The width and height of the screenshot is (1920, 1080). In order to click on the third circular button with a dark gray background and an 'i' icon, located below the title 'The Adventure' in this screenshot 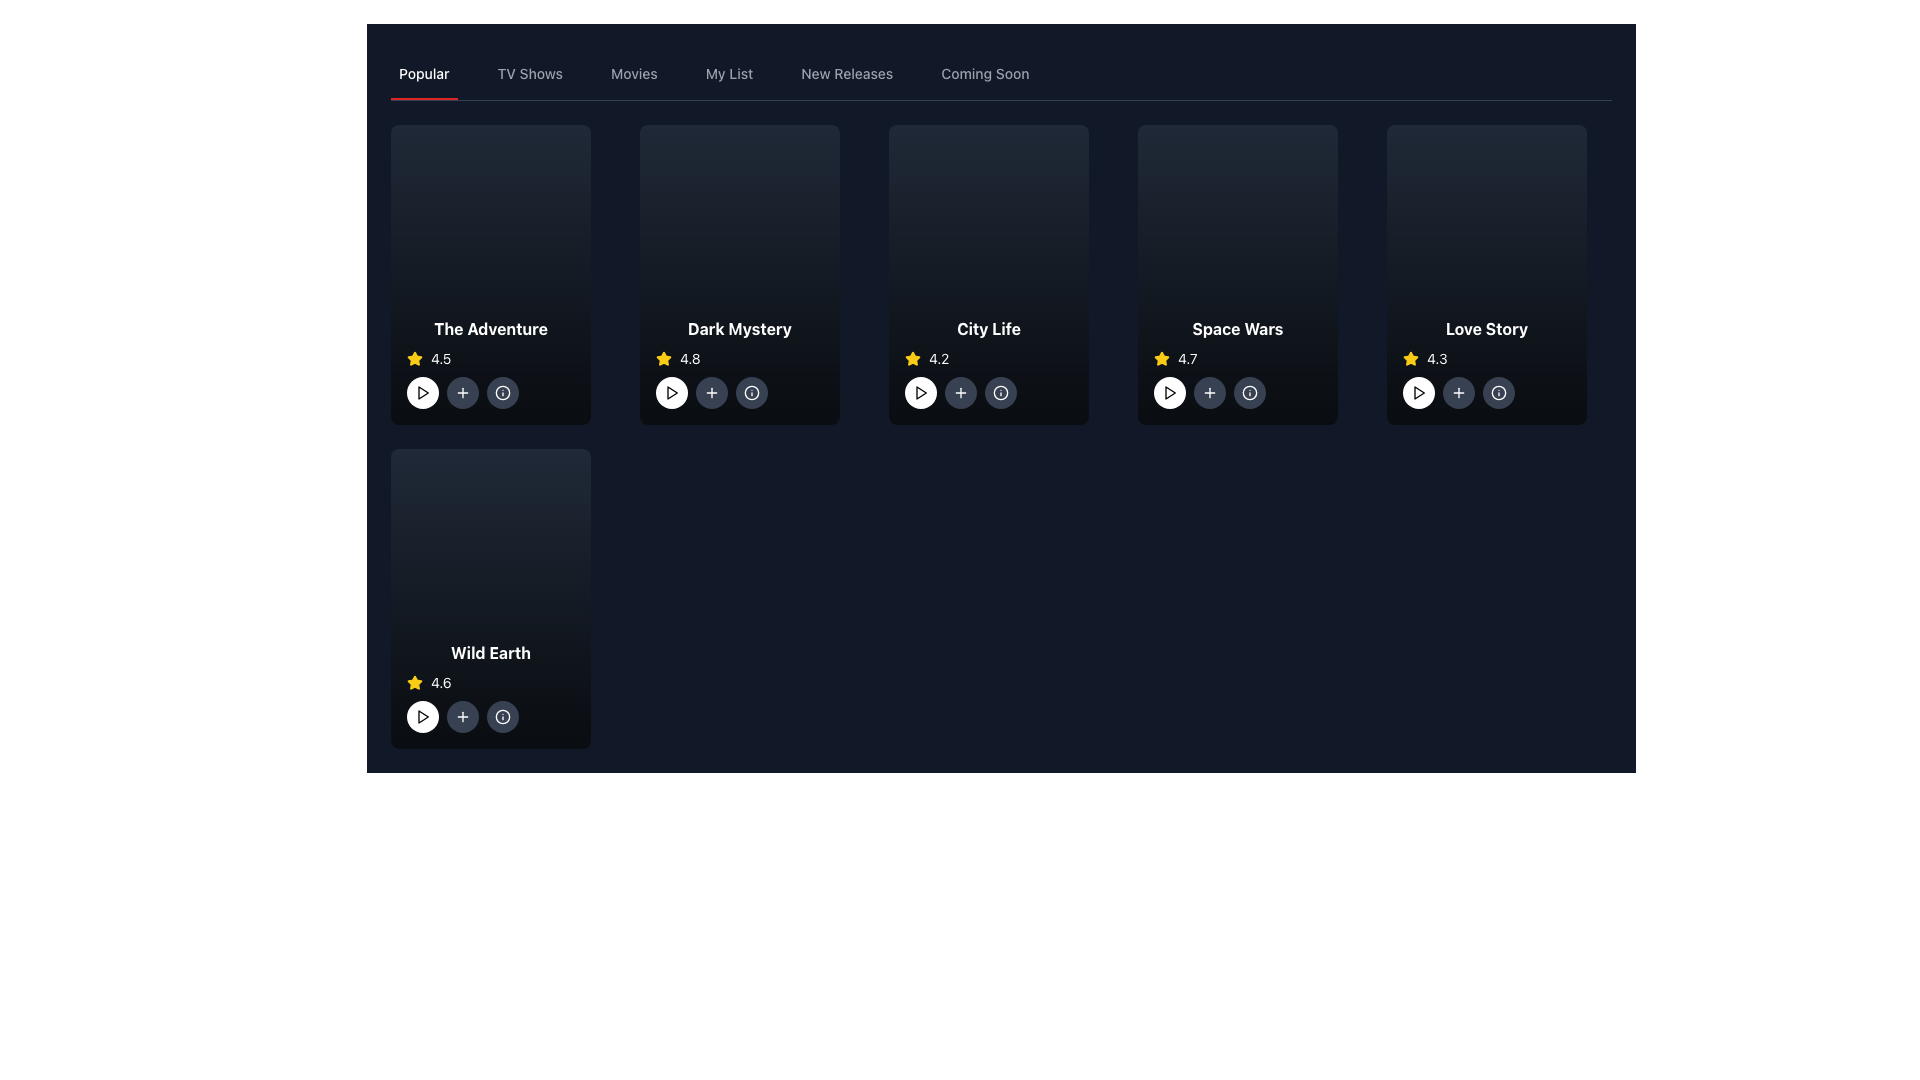, I will do `click(503, 393)`.